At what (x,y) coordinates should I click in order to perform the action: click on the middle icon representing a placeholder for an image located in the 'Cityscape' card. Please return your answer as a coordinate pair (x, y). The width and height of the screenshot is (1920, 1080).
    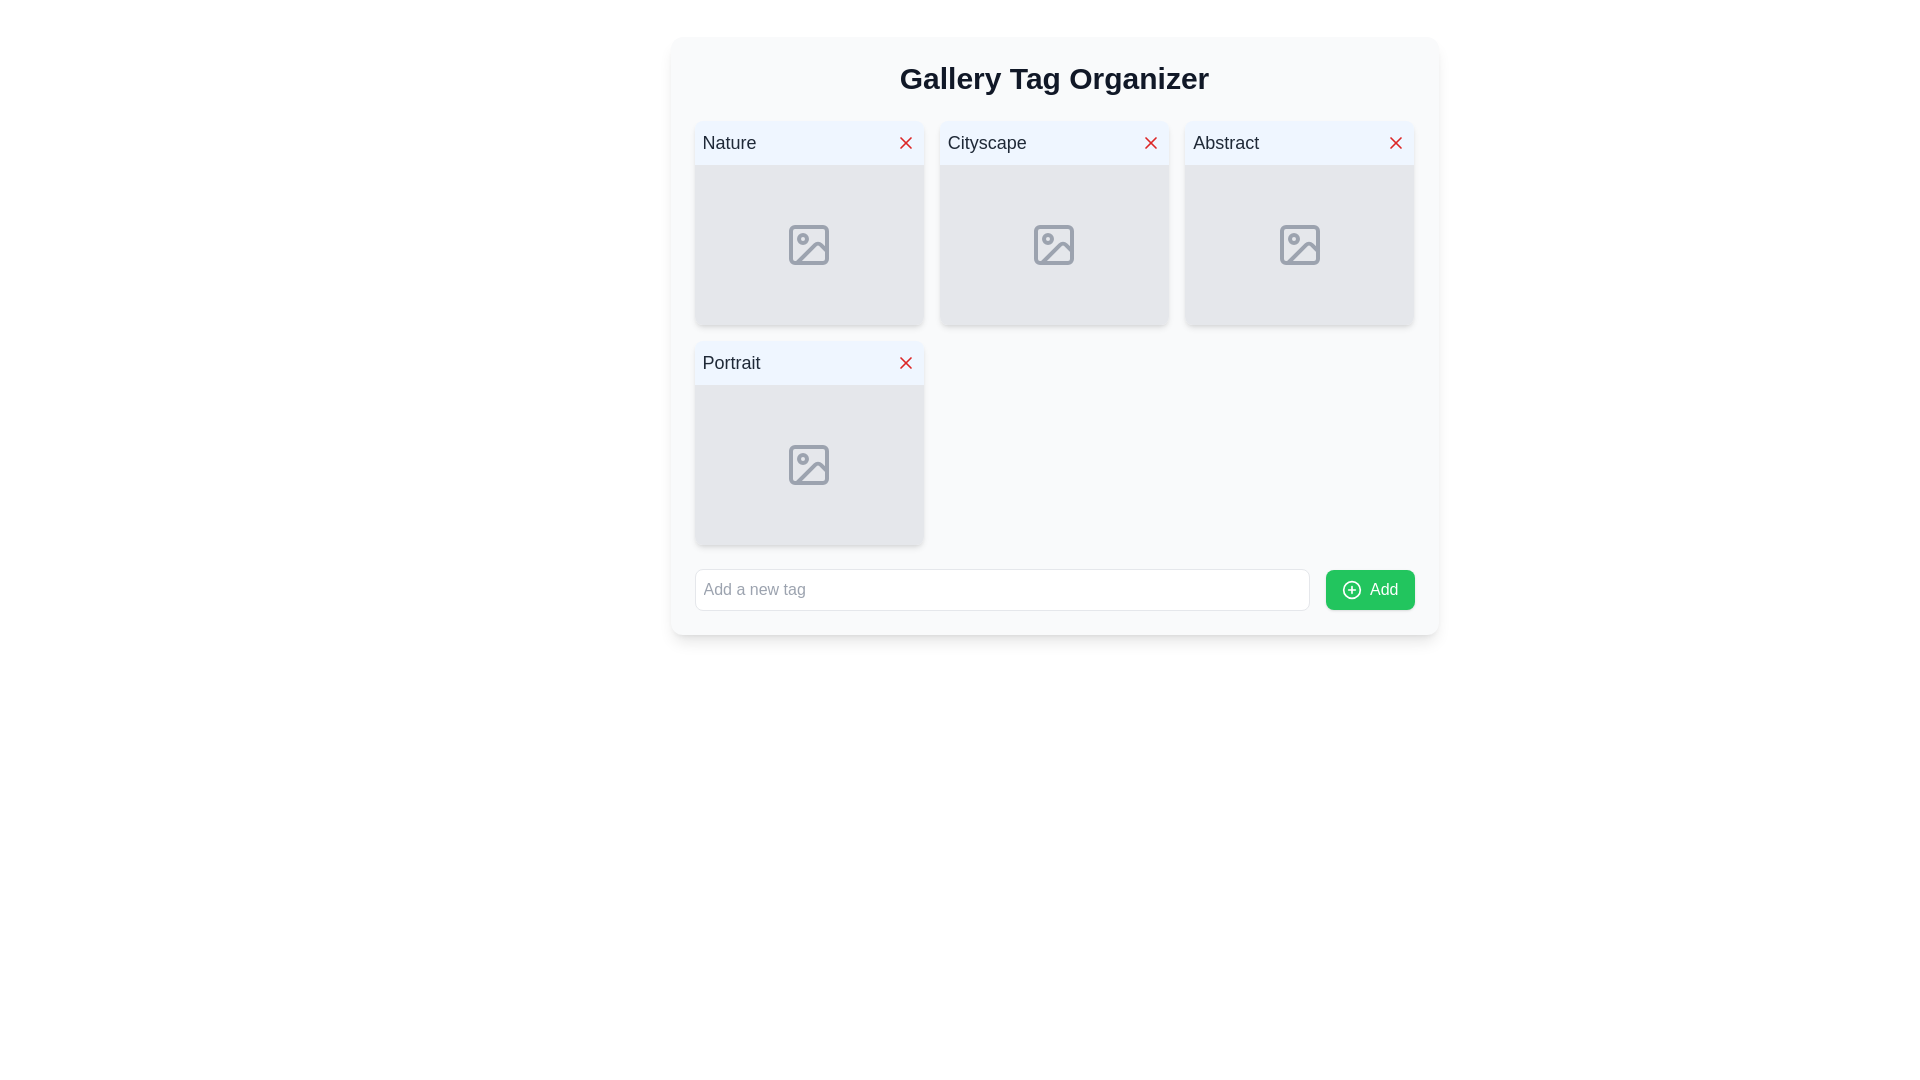
    Looking at the image, I should click on (1053, 244).